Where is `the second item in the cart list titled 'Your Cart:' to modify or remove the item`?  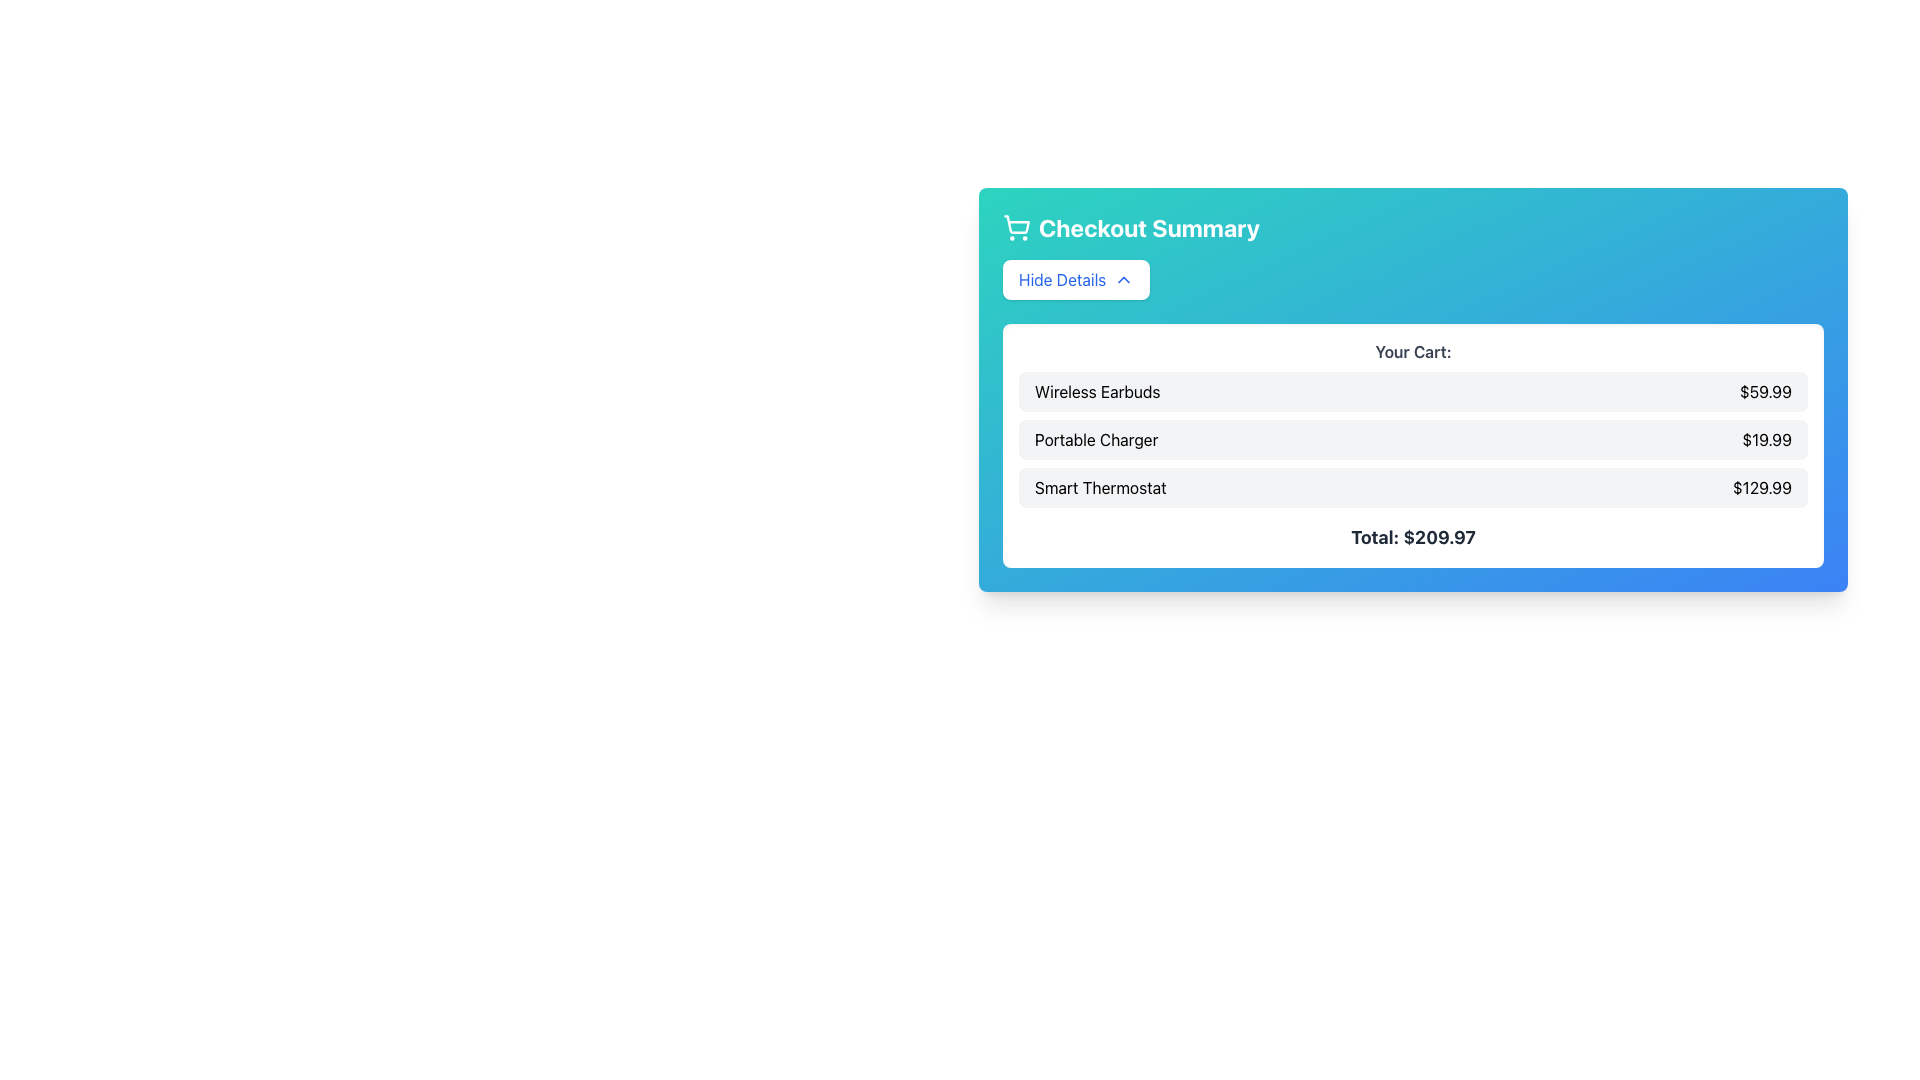
the second item in the cart list titled 'Your Cart:' to modify or remove the item is located at coordinates (1412, 438).